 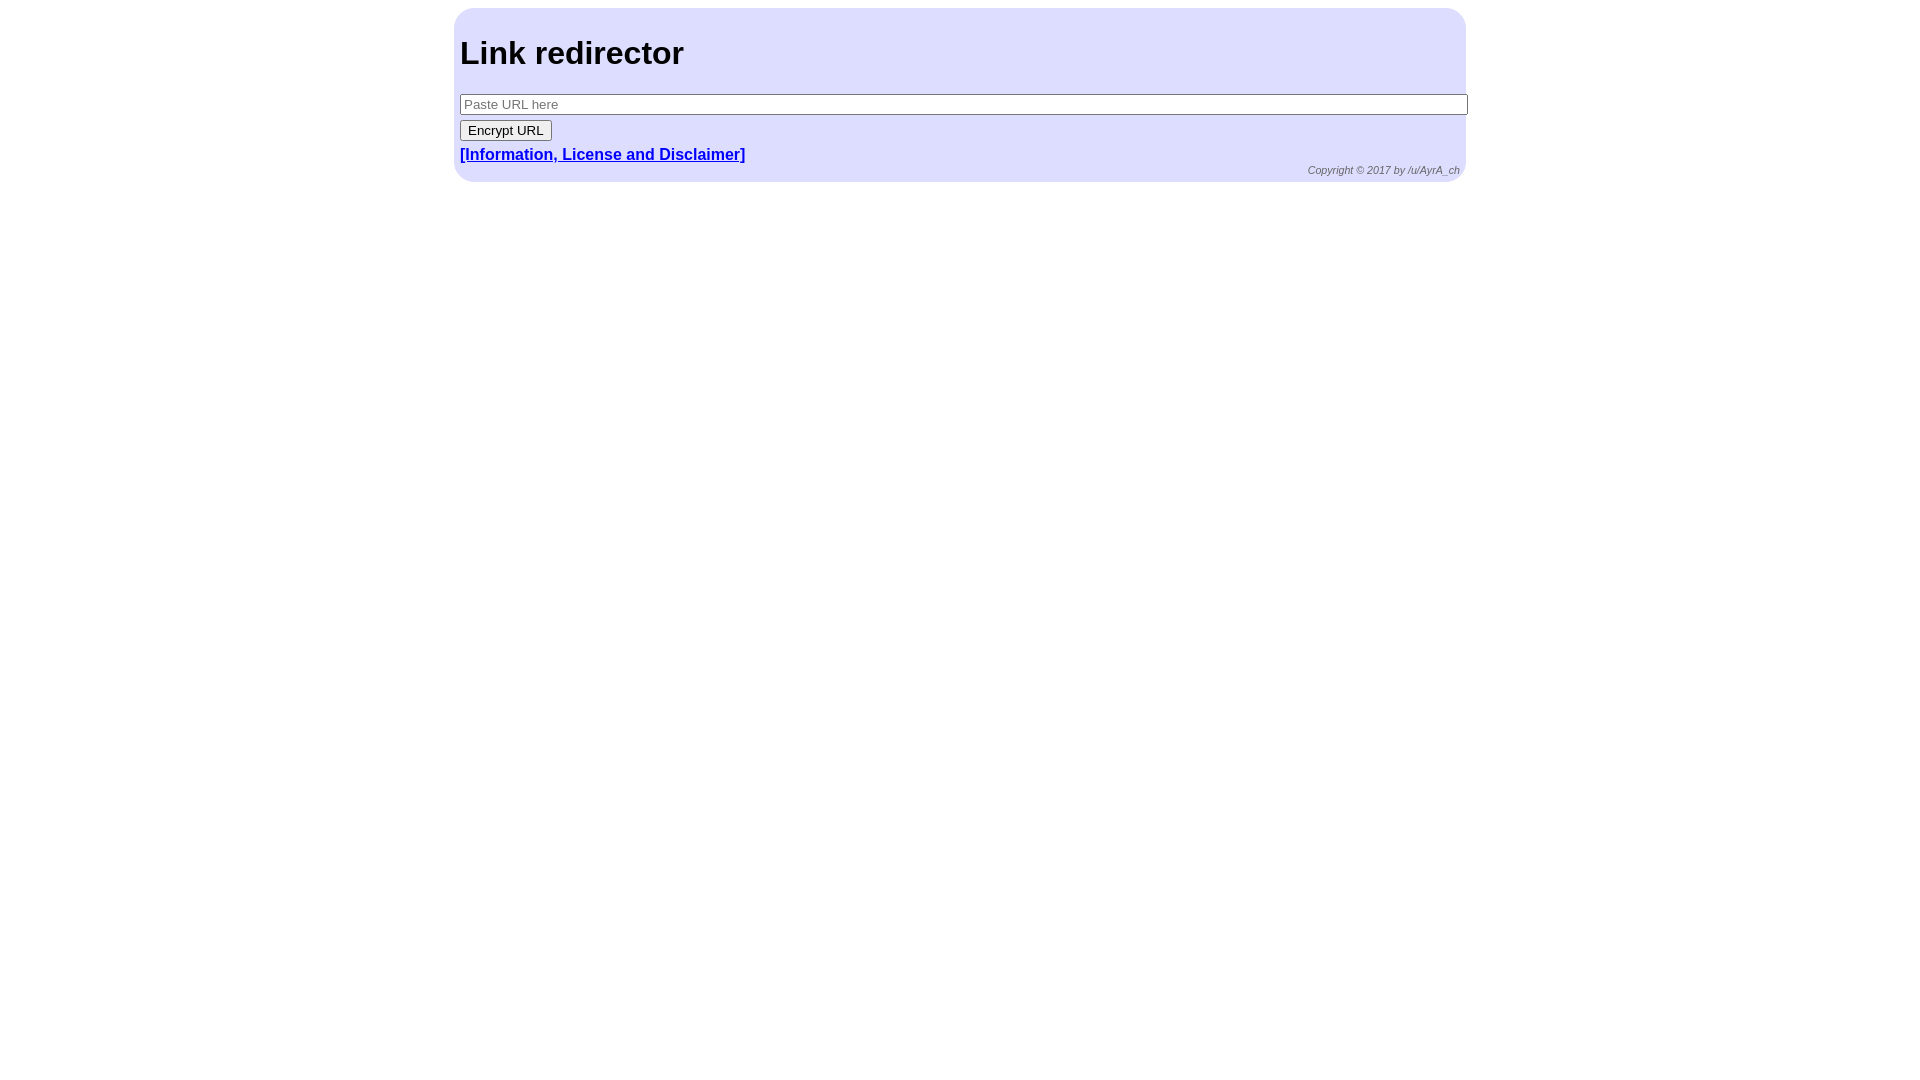 What do you see at coordinates (505, 130) in the screenshot?
I see `'Encrypt URL'` at bounding box center [505, 130].